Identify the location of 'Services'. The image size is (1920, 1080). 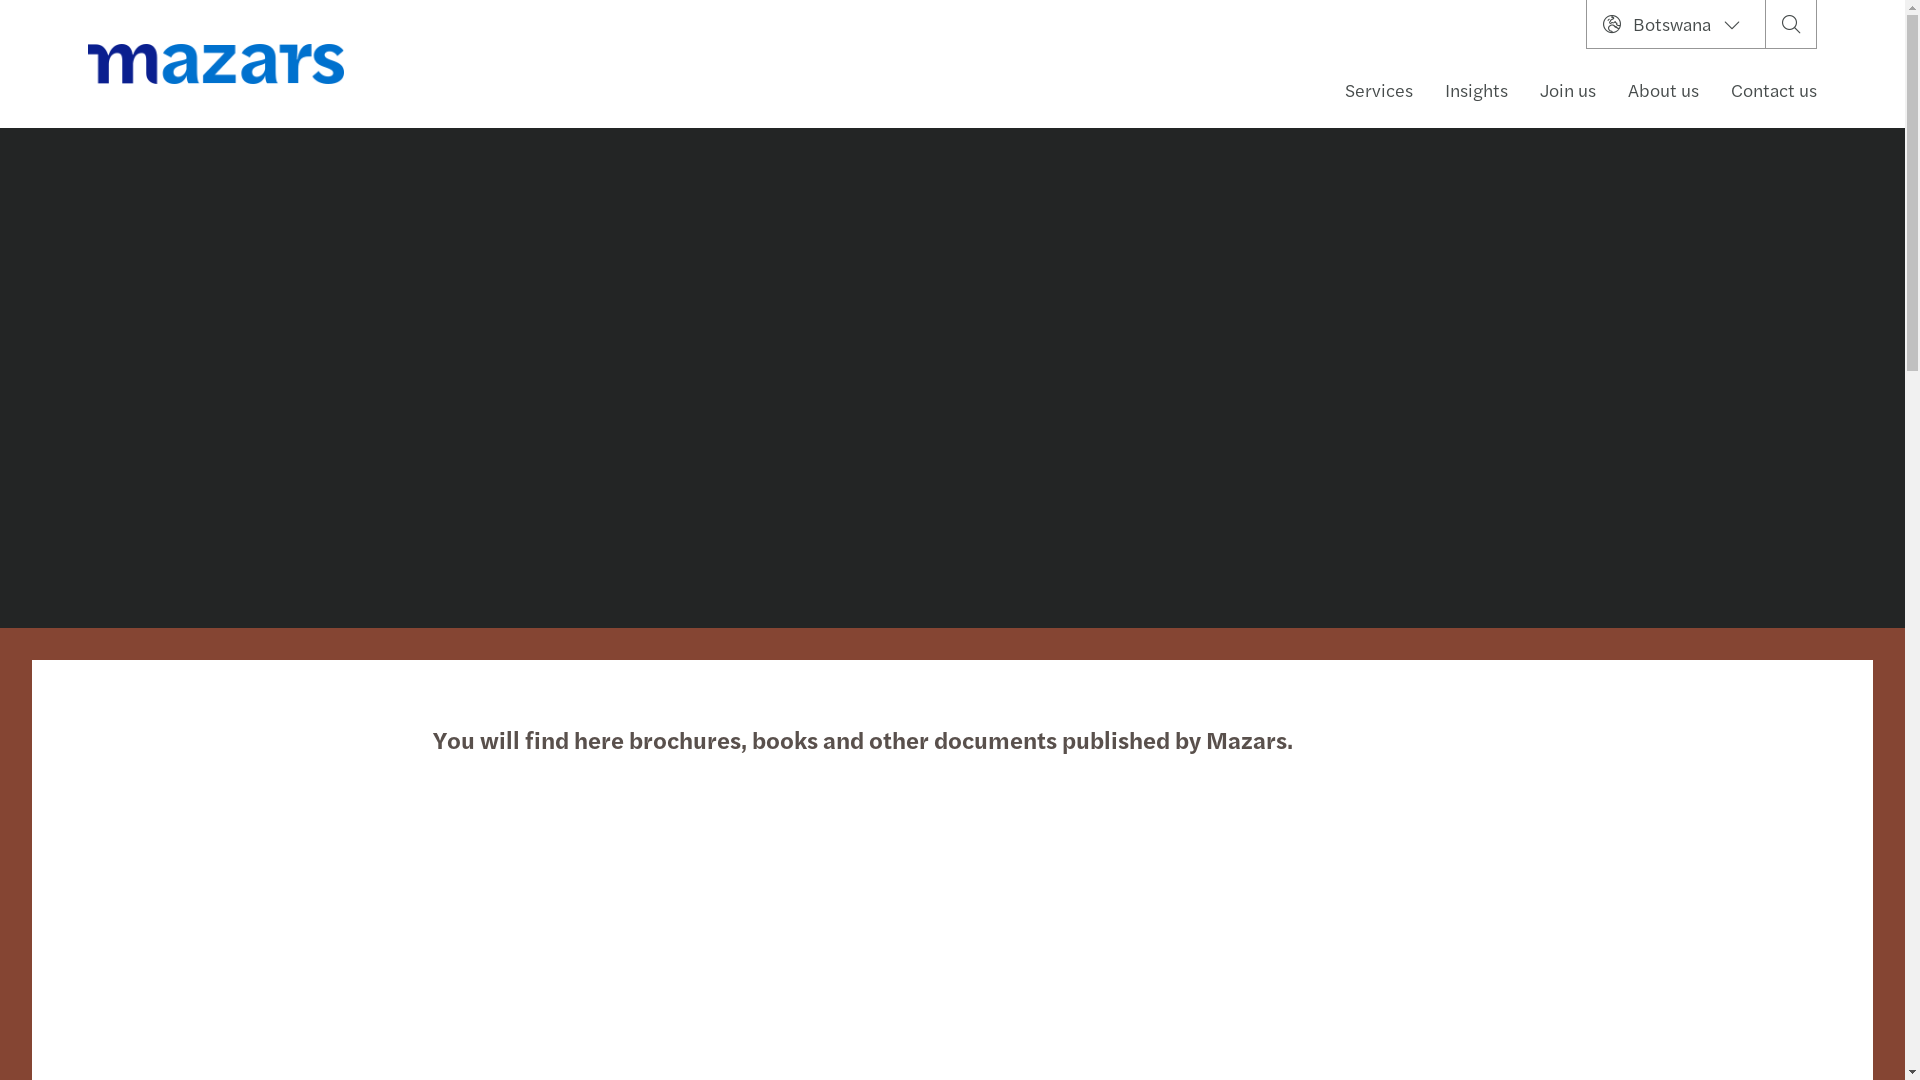
(1329, 88).